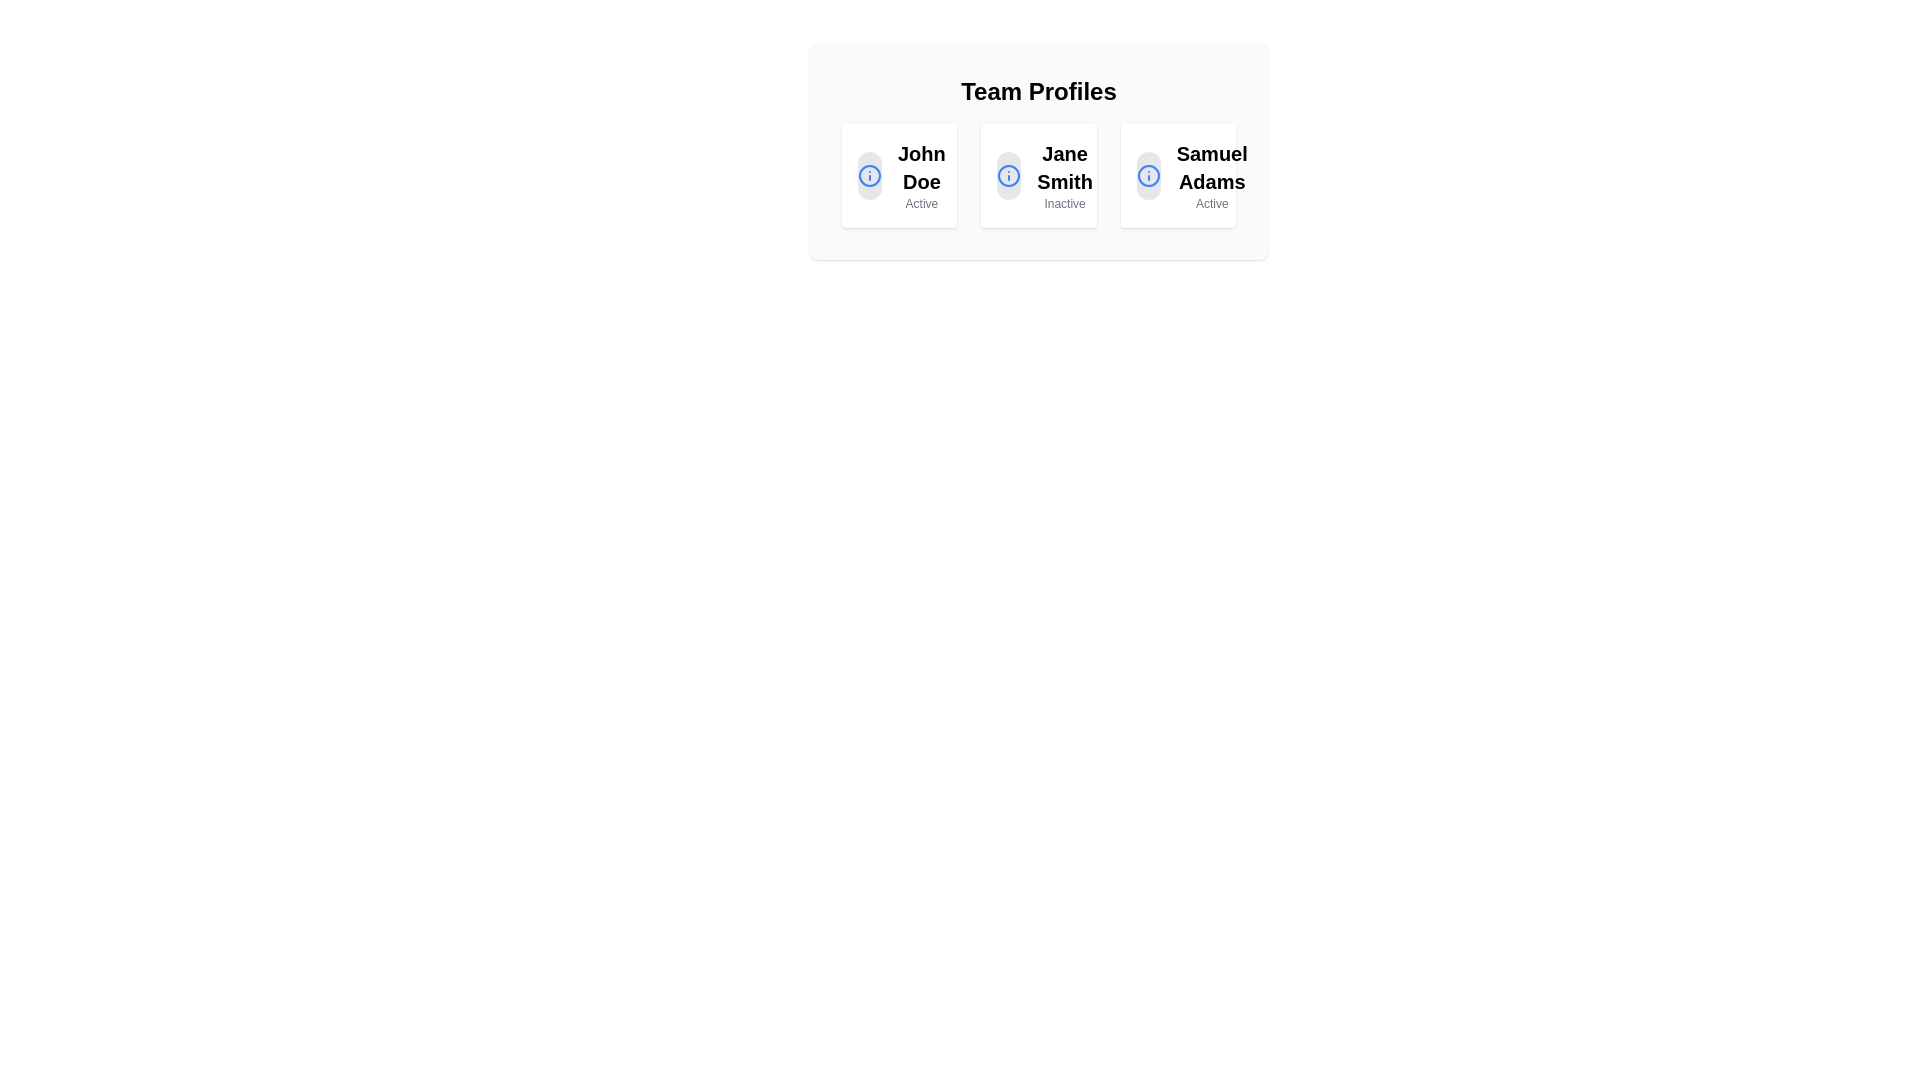 The width and height of the screenshot is (1920, 1080). Describe the element at coordinates (1211, 175) in the screenshot. I see `the text label displaying the name 'Samuel Adams'` at that location.